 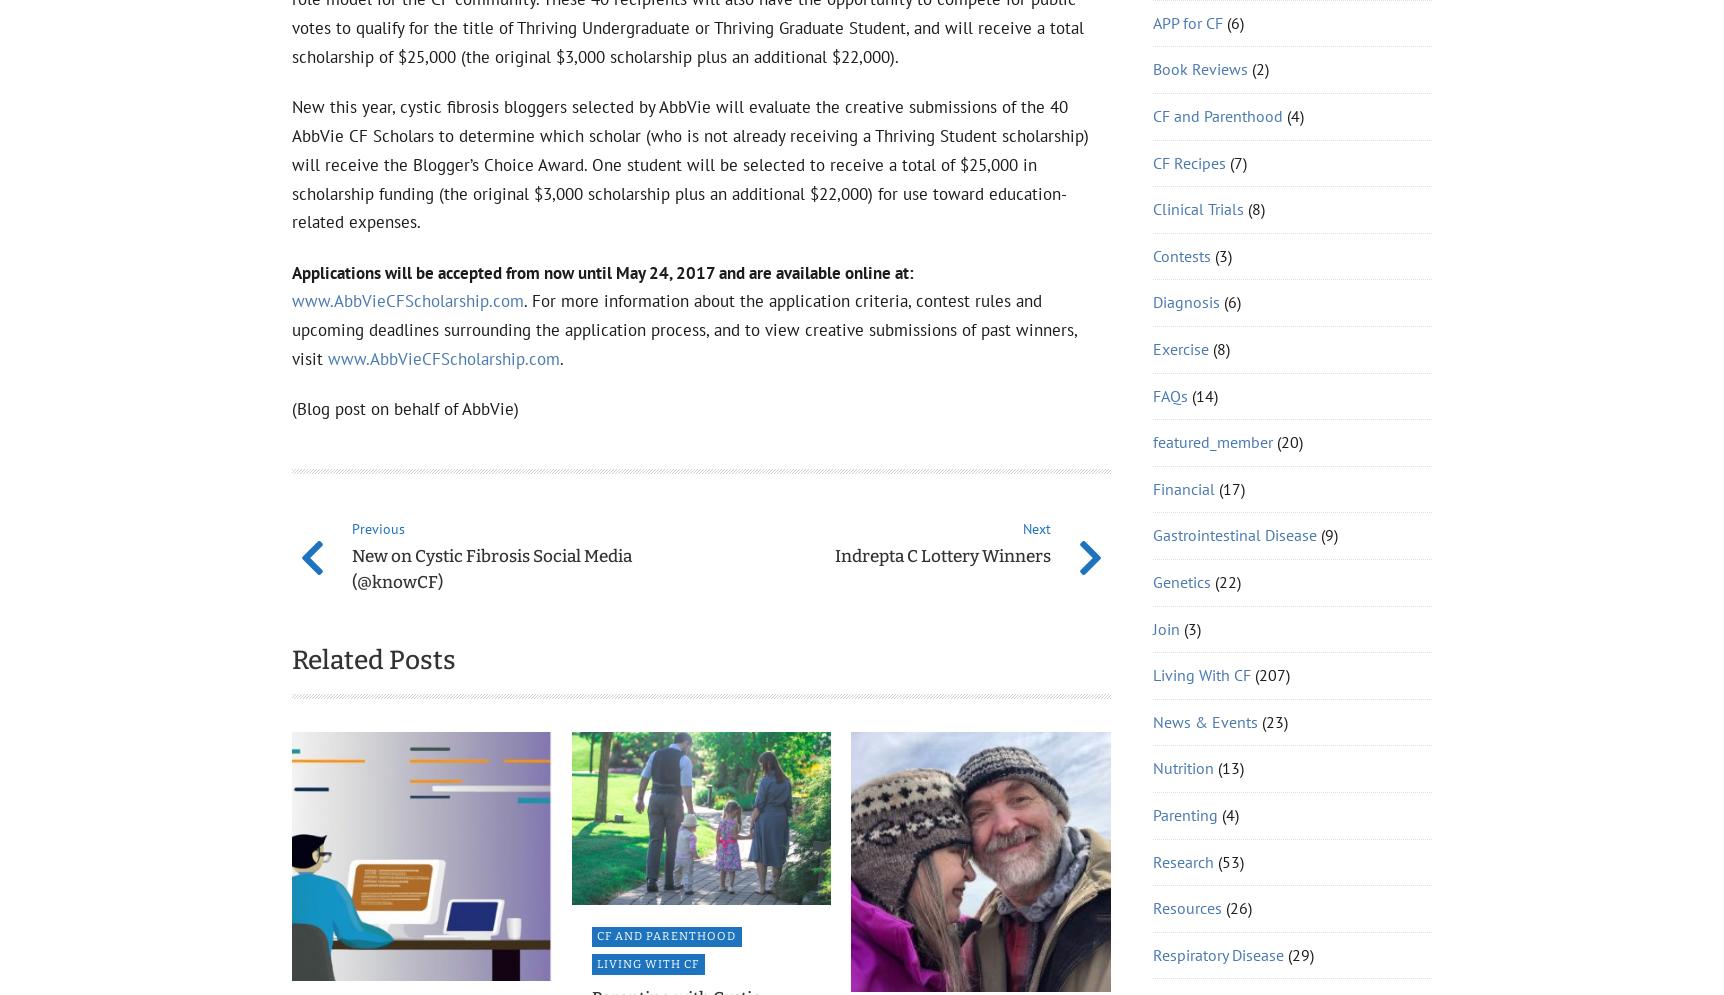 What do you see at coordinates (1206, 464) in the screenshot?
I see `'(10)'` at bounding box center [1206, 464].